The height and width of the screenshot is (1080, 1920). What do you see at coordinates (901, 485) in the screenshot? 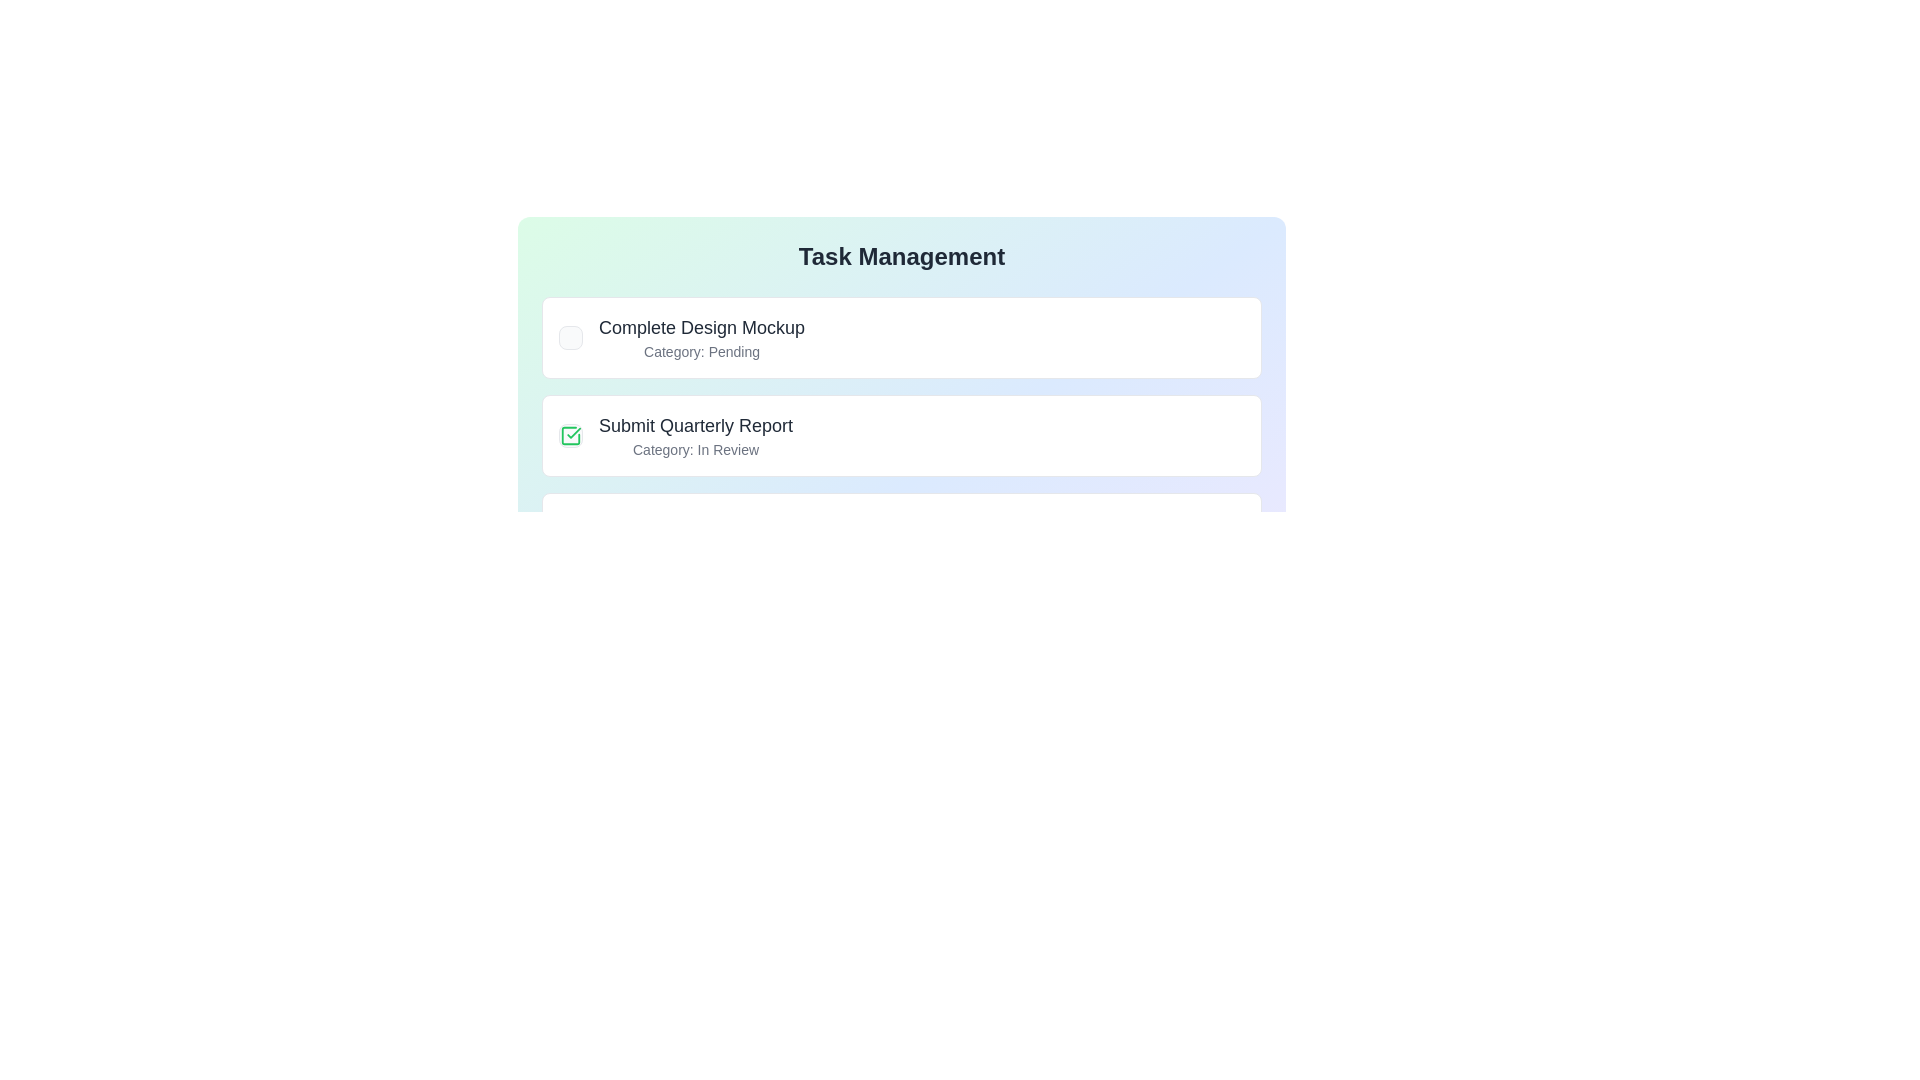
I see `the second task card in the List of Cards below 'Complete Design Mockup' and above 'Team Feedback Session'` at bounding box center [901, 485].